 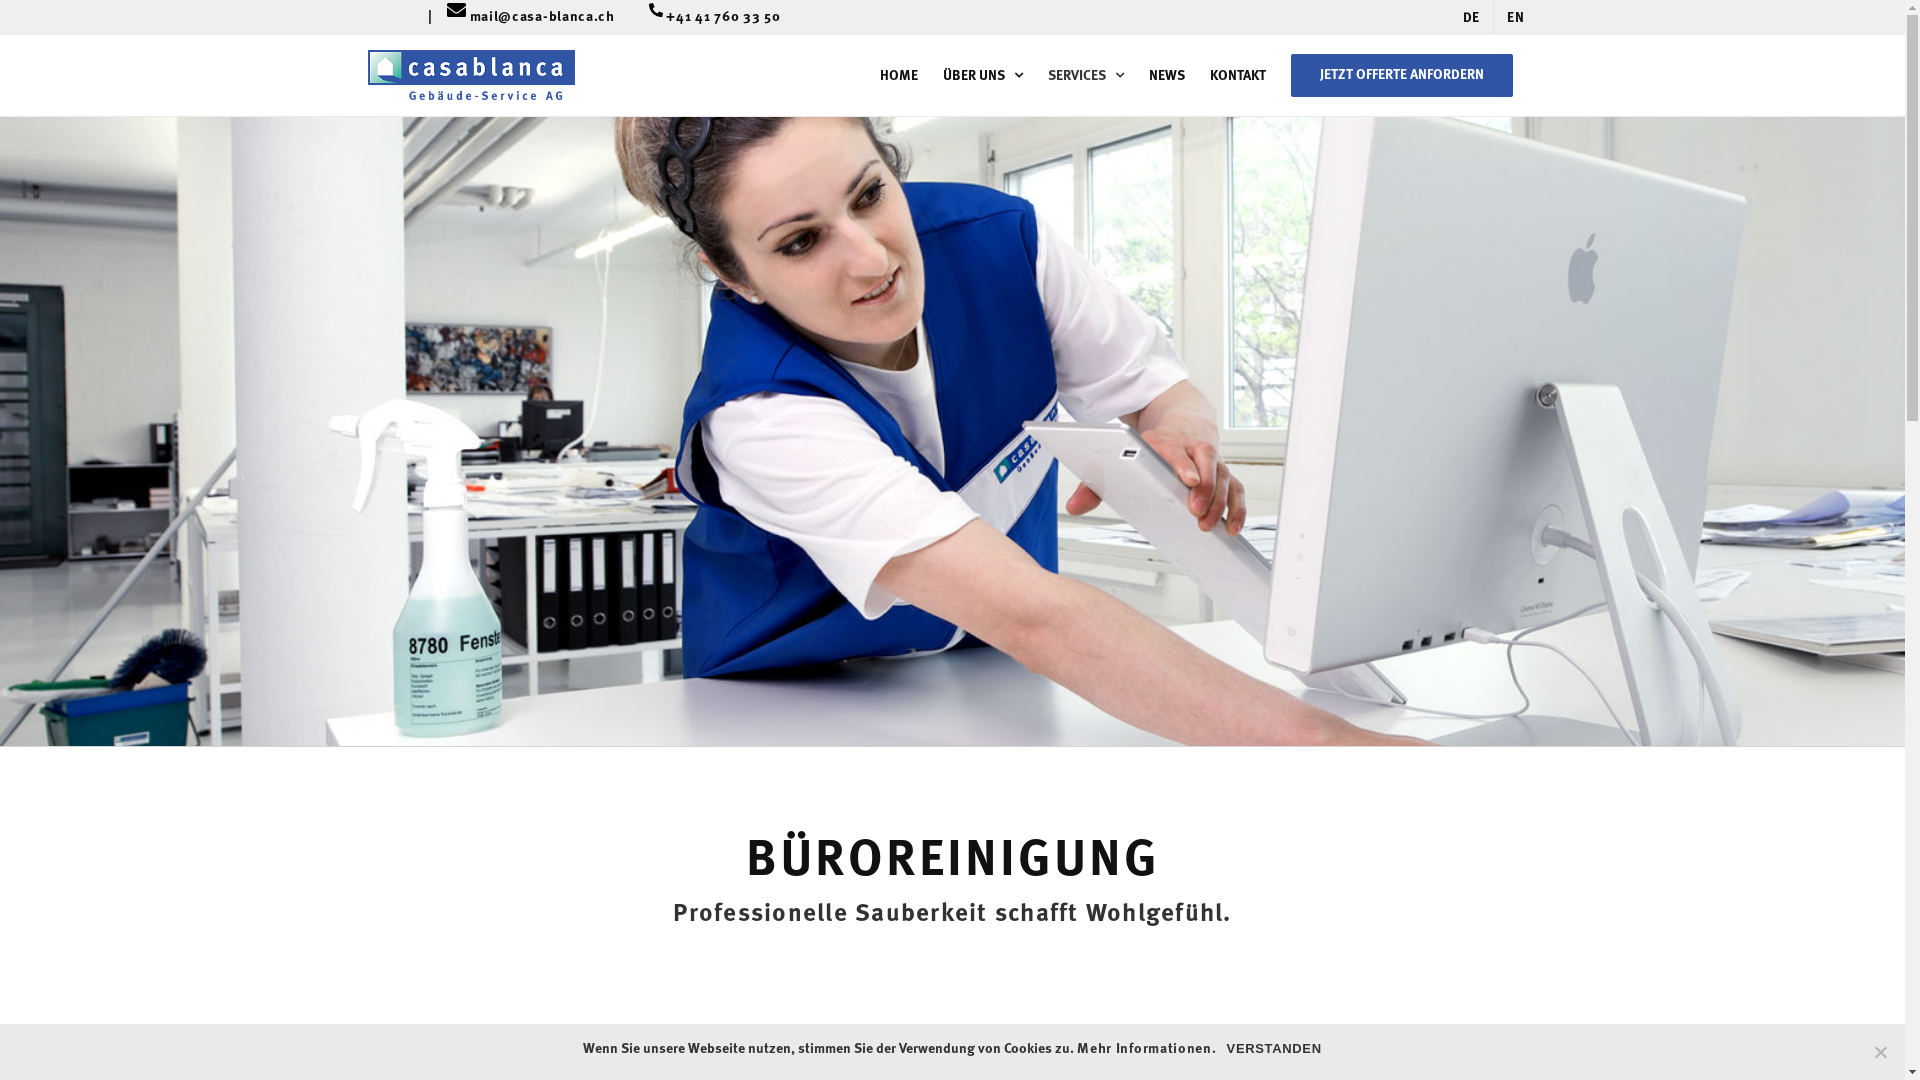 I want to click on 'Email', so click(x=455, y=19).